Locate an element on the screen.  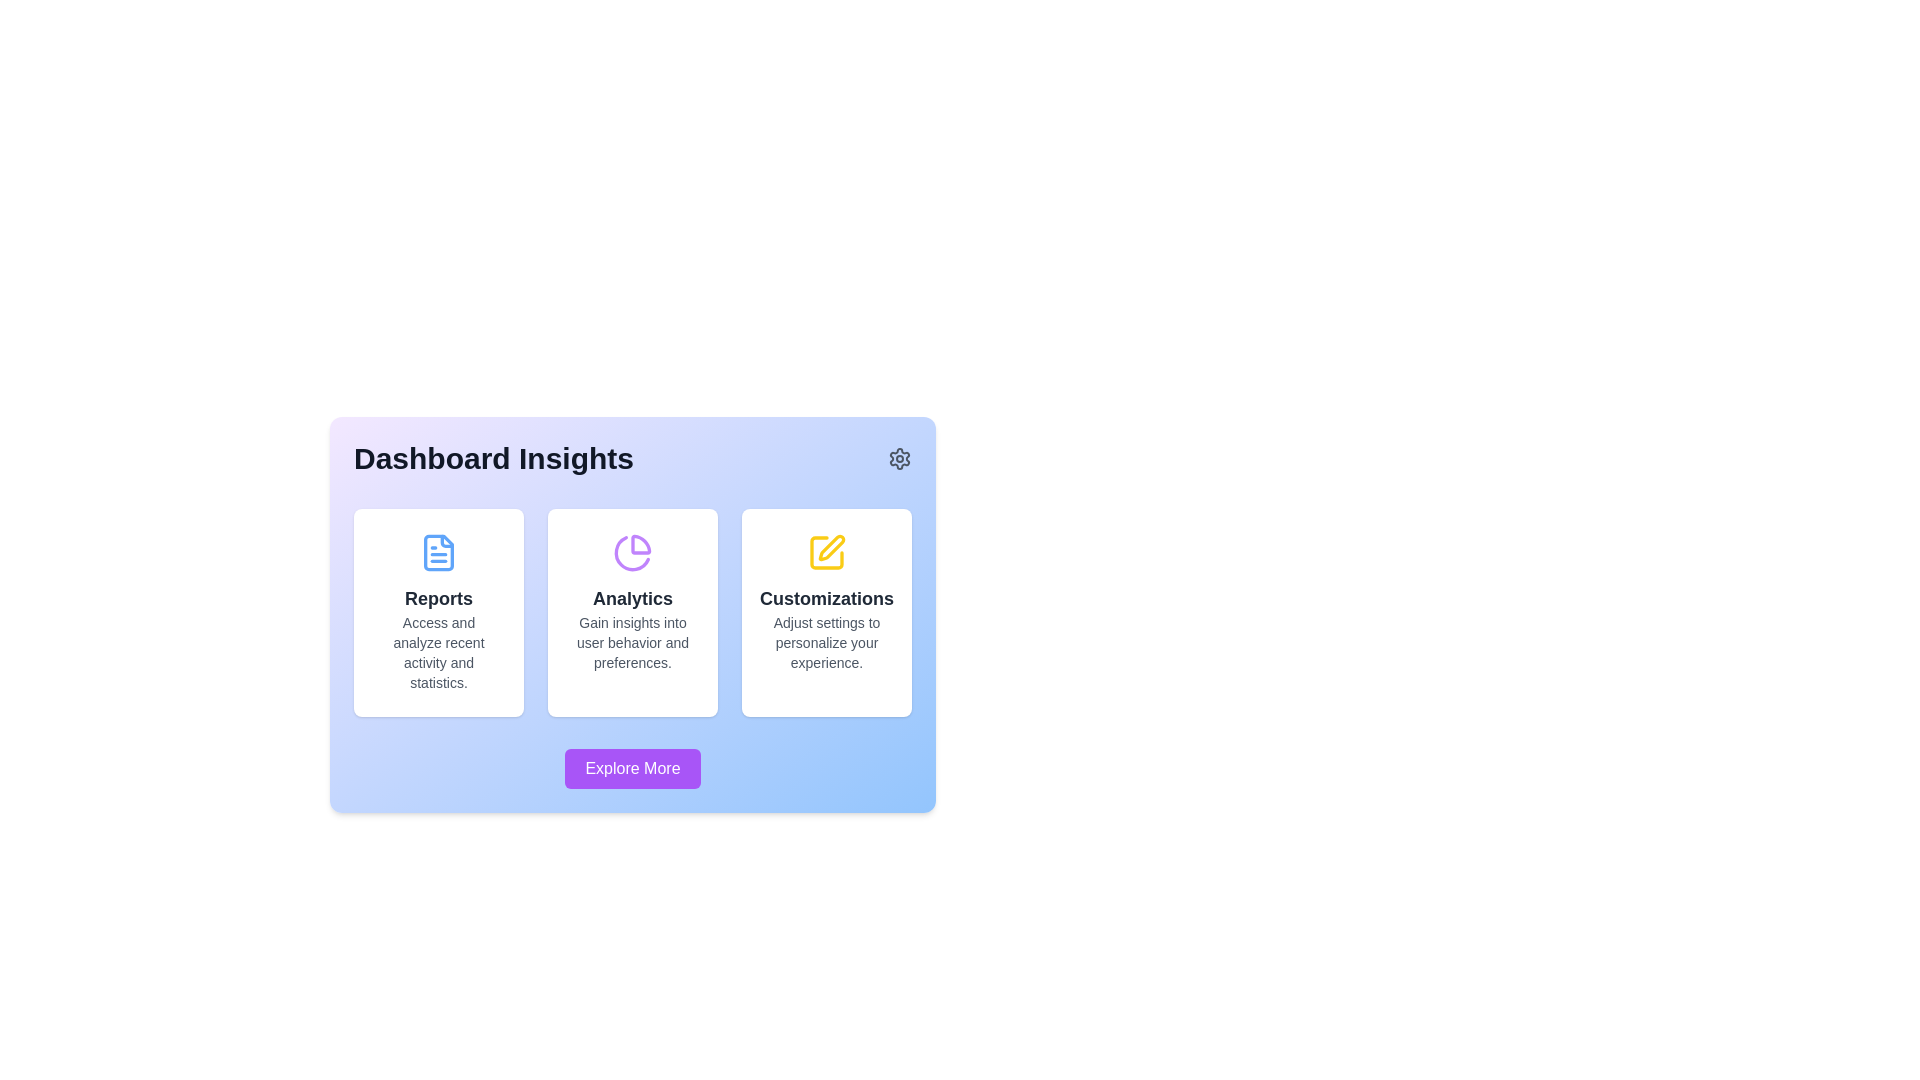
the settings icon located at the top-right corner of the 'Dashboard Insights' card, which signifies the option to customize or alter settings is located at coordinates (899, 459).